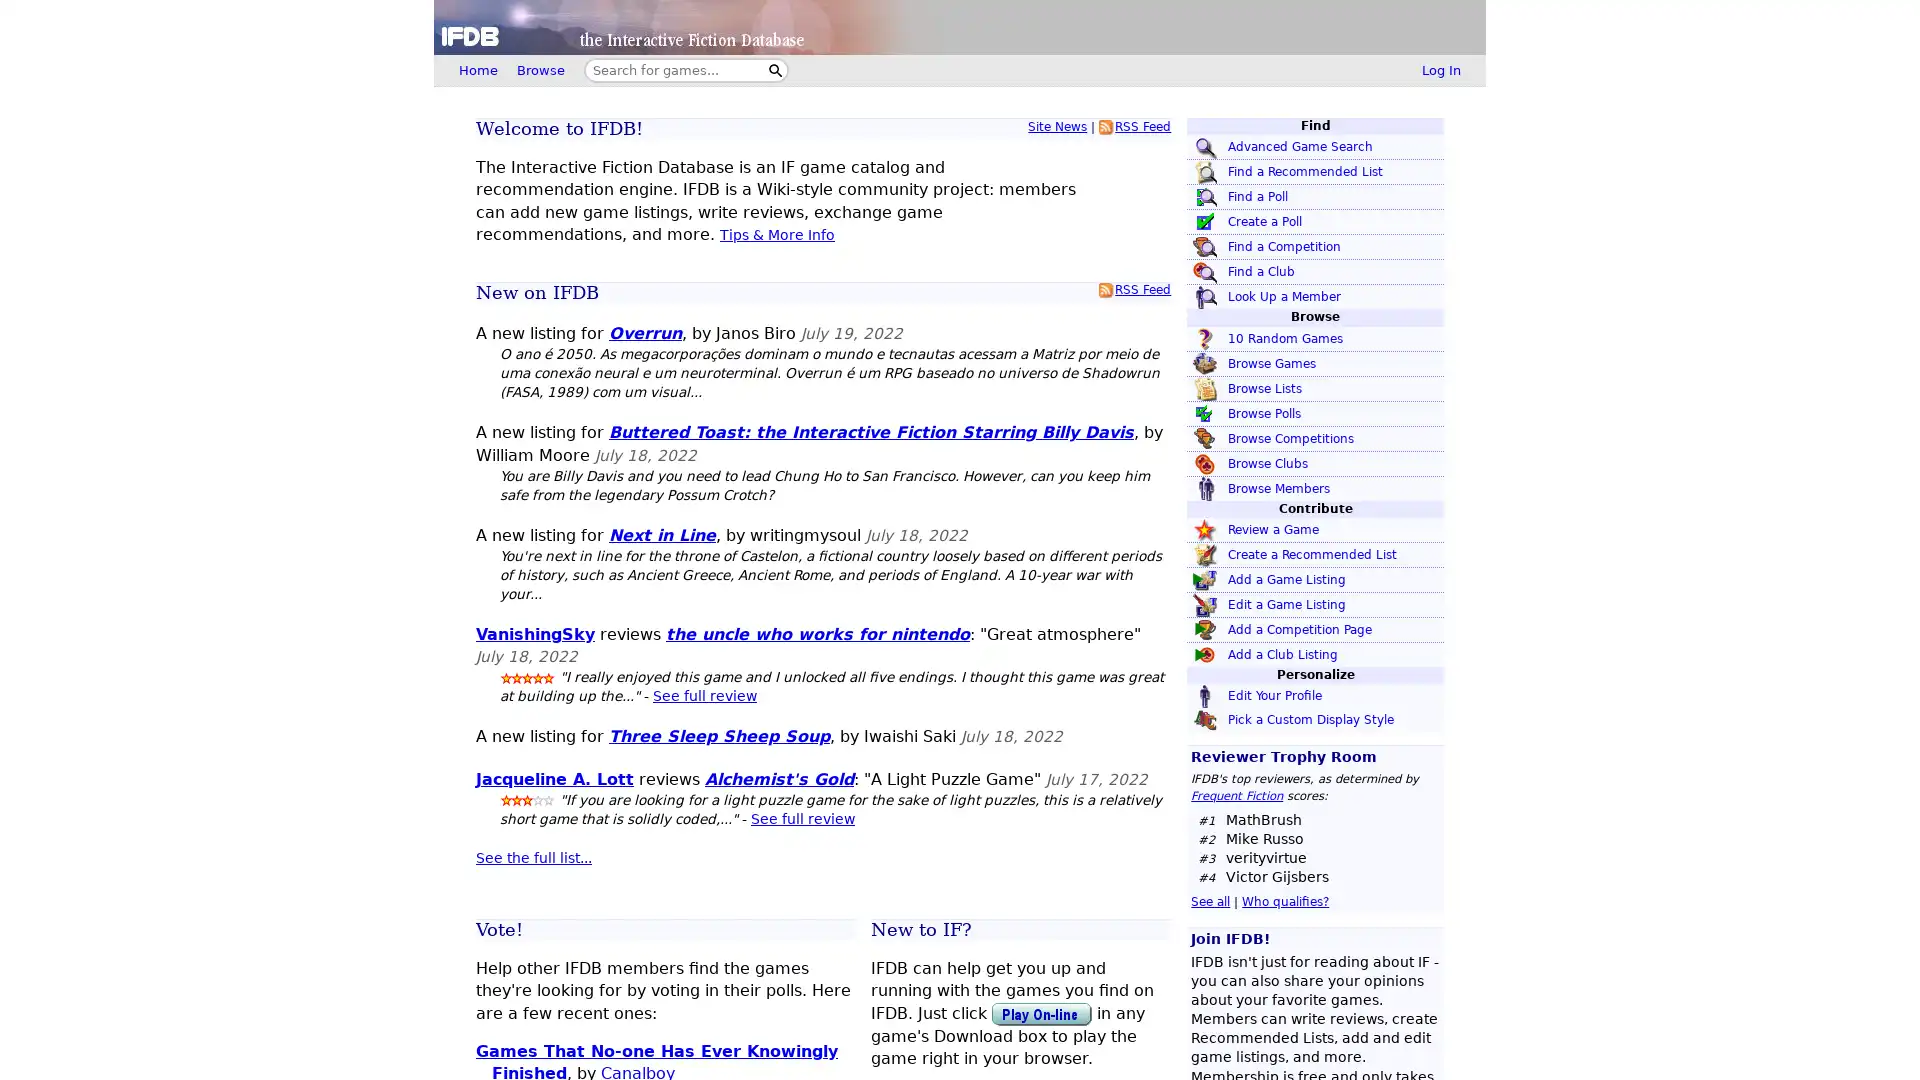 This screenshot has height=1080, width=1920. What do you see at coordinates (774, 68) in the screenshot?
I see `Search` at bounding box center [774, 68].